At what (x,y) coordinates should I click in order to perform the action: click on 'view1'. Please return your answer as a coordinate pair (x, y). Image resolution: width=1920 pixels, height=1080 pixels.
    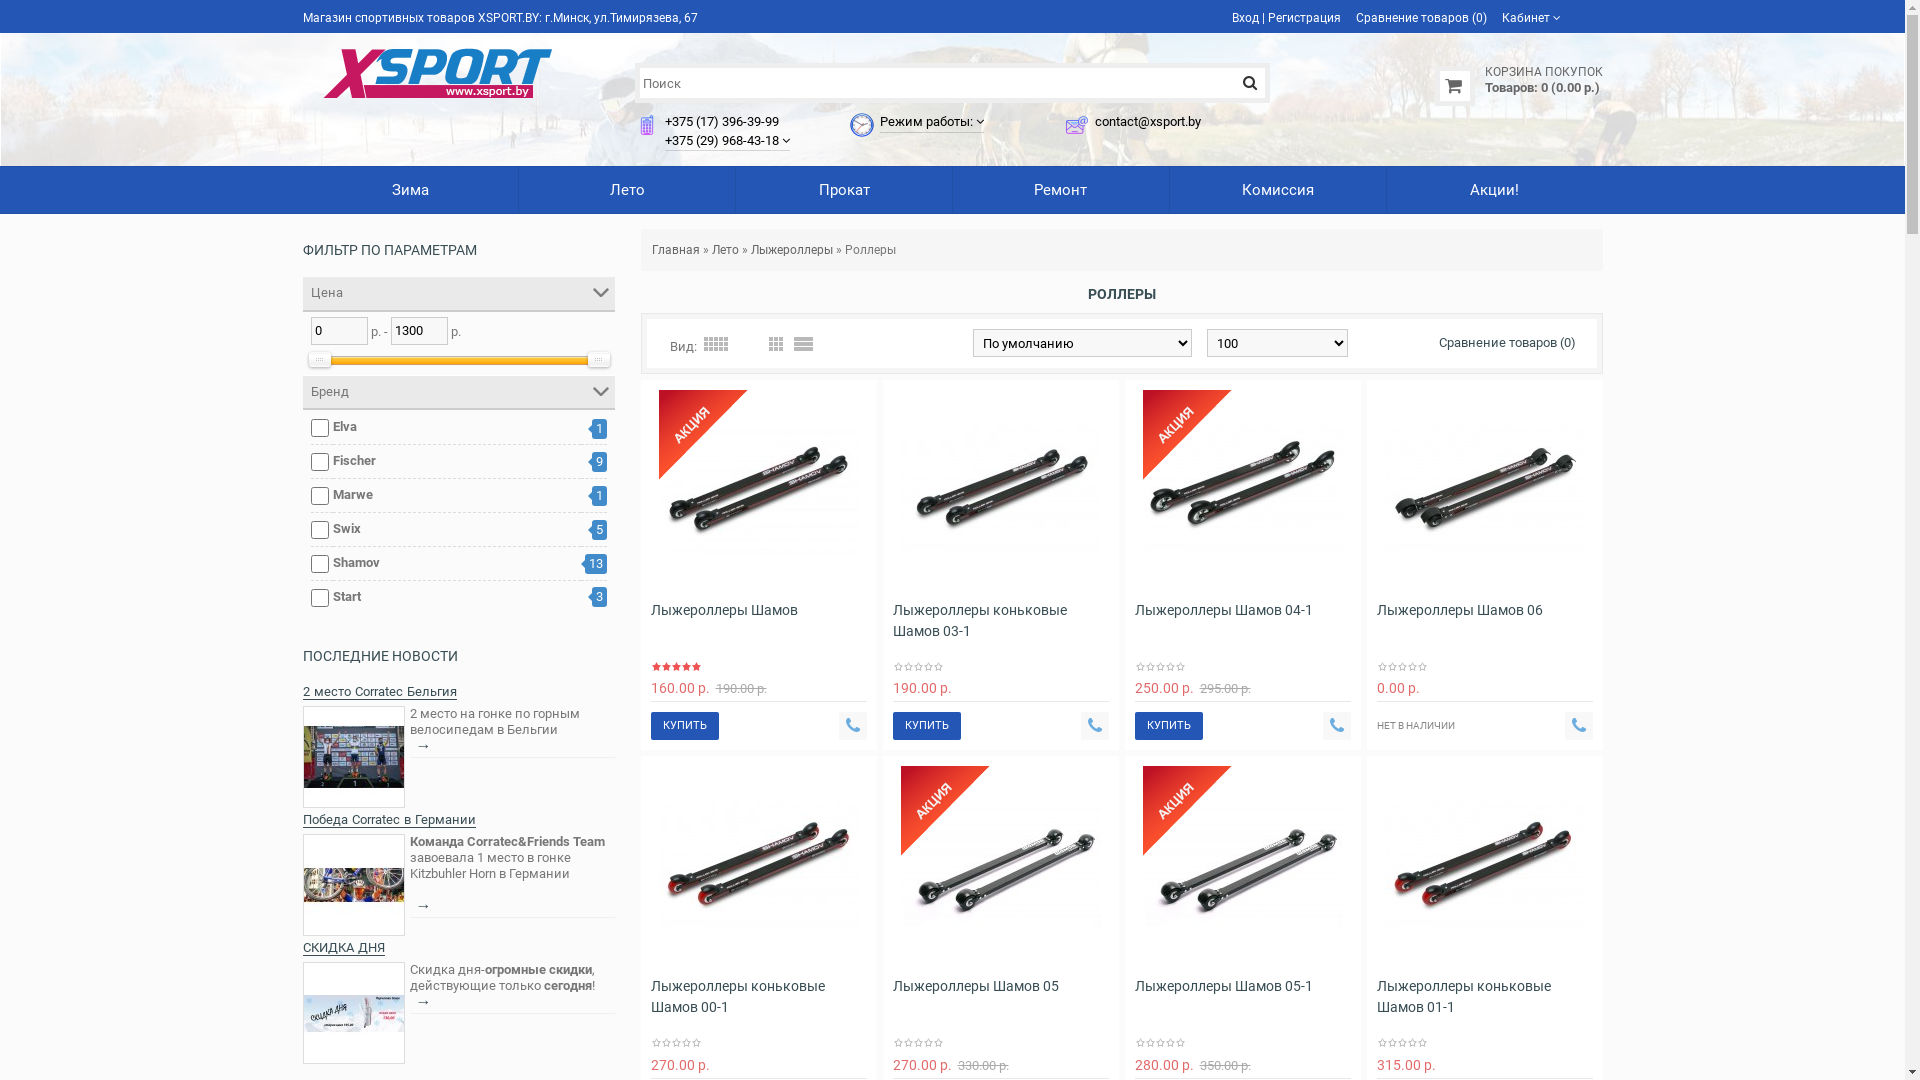
    Looking at the image, I should click on (803, 342).